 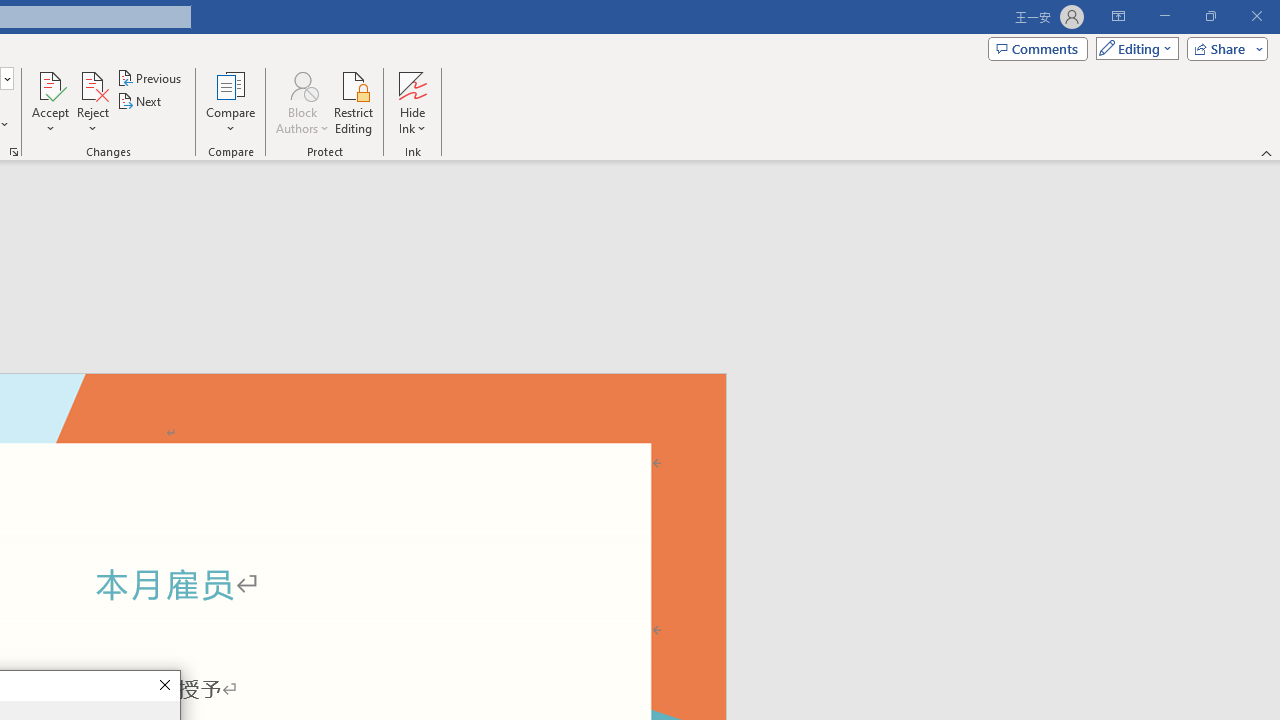 What do you see at coordinates (411, 84) in the screenshot?
I see `'Hide Ink'` at bounding box center [411, 84].